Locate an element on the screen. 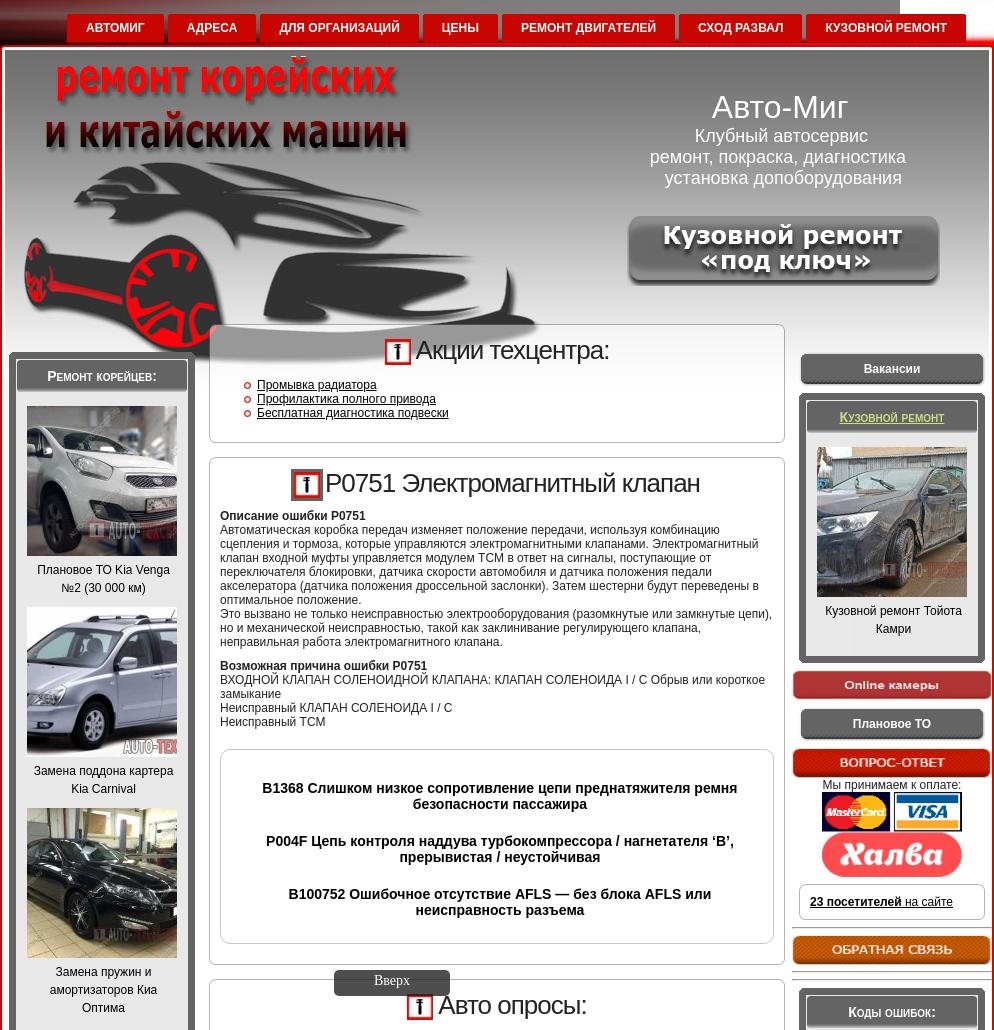 The height and width of the screenshot is (1030, 994). 'Автоматическая коробка передач изменяет положение передачи, используя комбинацию сцепления и тормоза, которые управляются электромагнитными клапанами. Электромагнитный клапан входной муфты управляется модулем TCM в ответ на сигналы, поступающие от переключателя блокировки, датчика скорости автомобиля и датчика положения педали акселератора (датчика положения дроссельной заслонки). Затем шестерни будут переведены в оптимальное положение.' is located at coordinates (219, 564).